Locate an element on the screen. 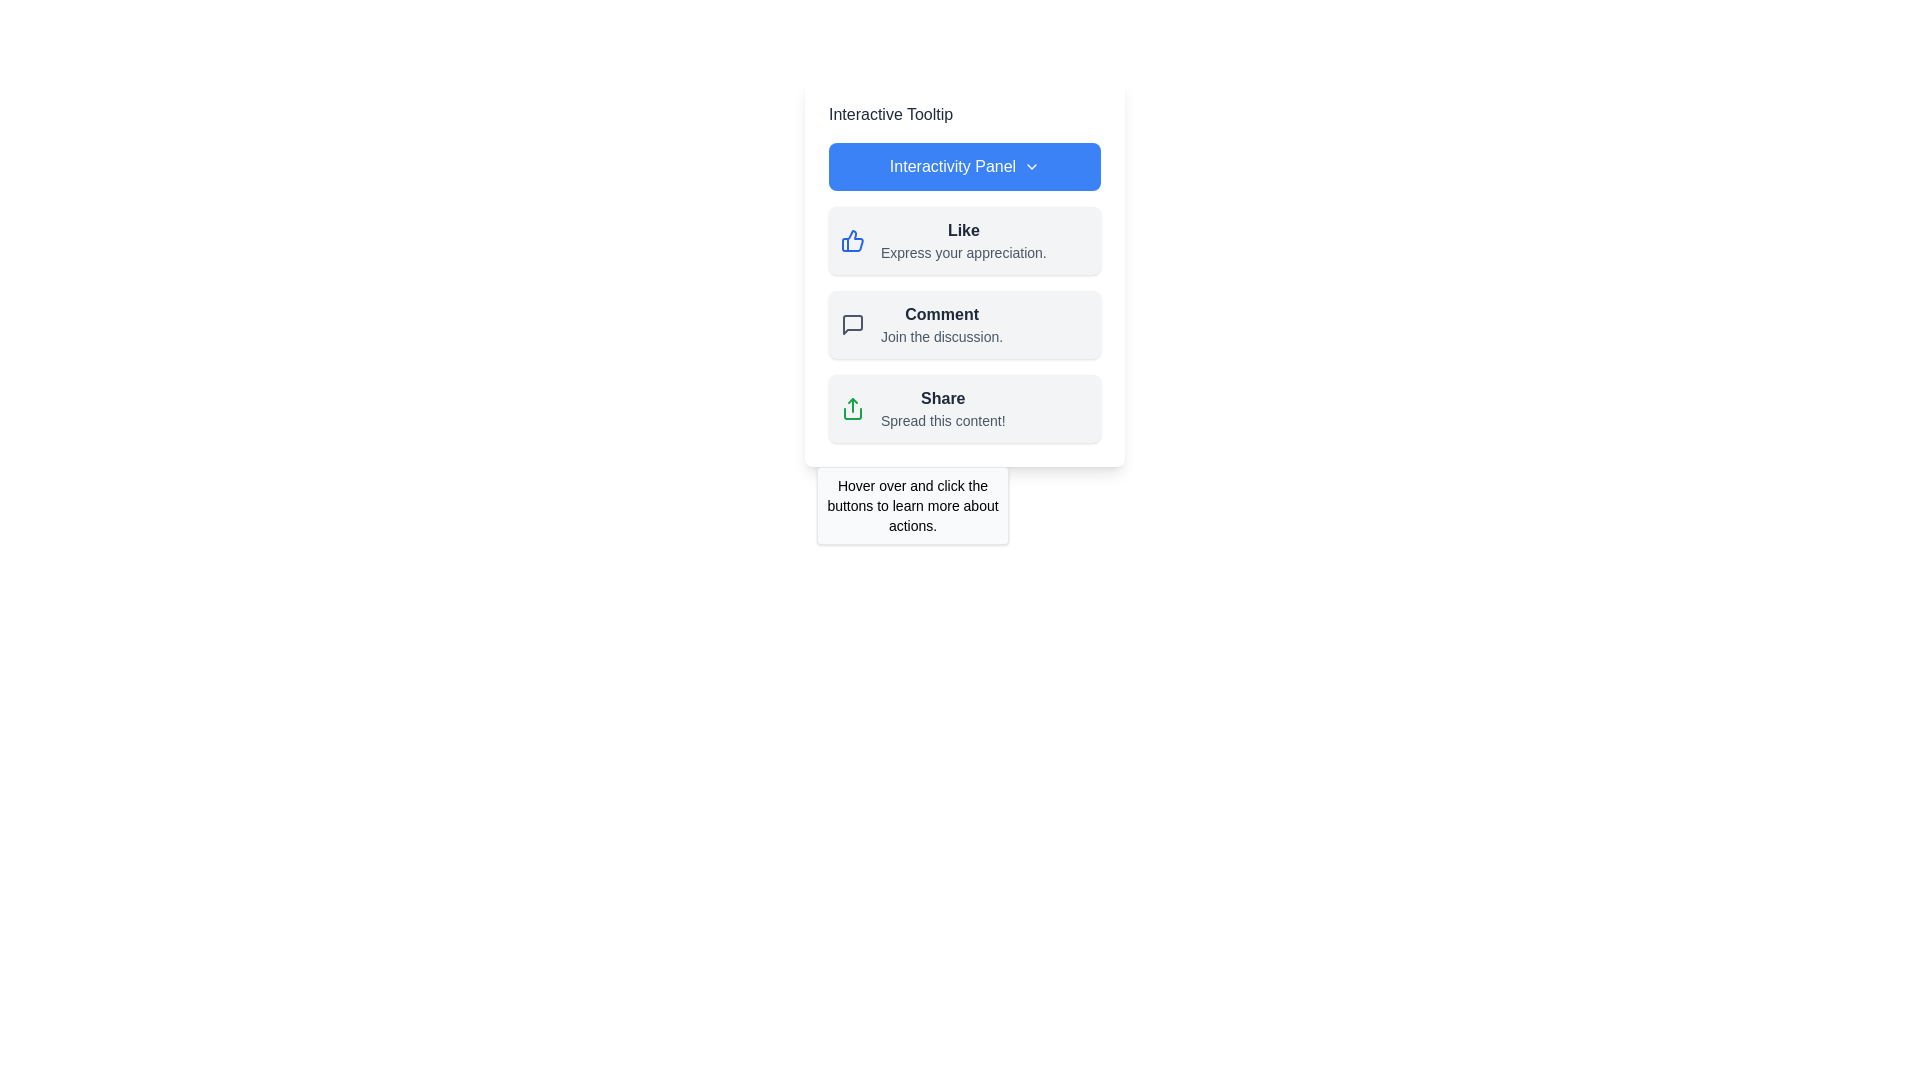  the 'Like' button, which is the first button in a vertical list under the 'Interactive Tooltip' header is located at coordinates (964, 239).